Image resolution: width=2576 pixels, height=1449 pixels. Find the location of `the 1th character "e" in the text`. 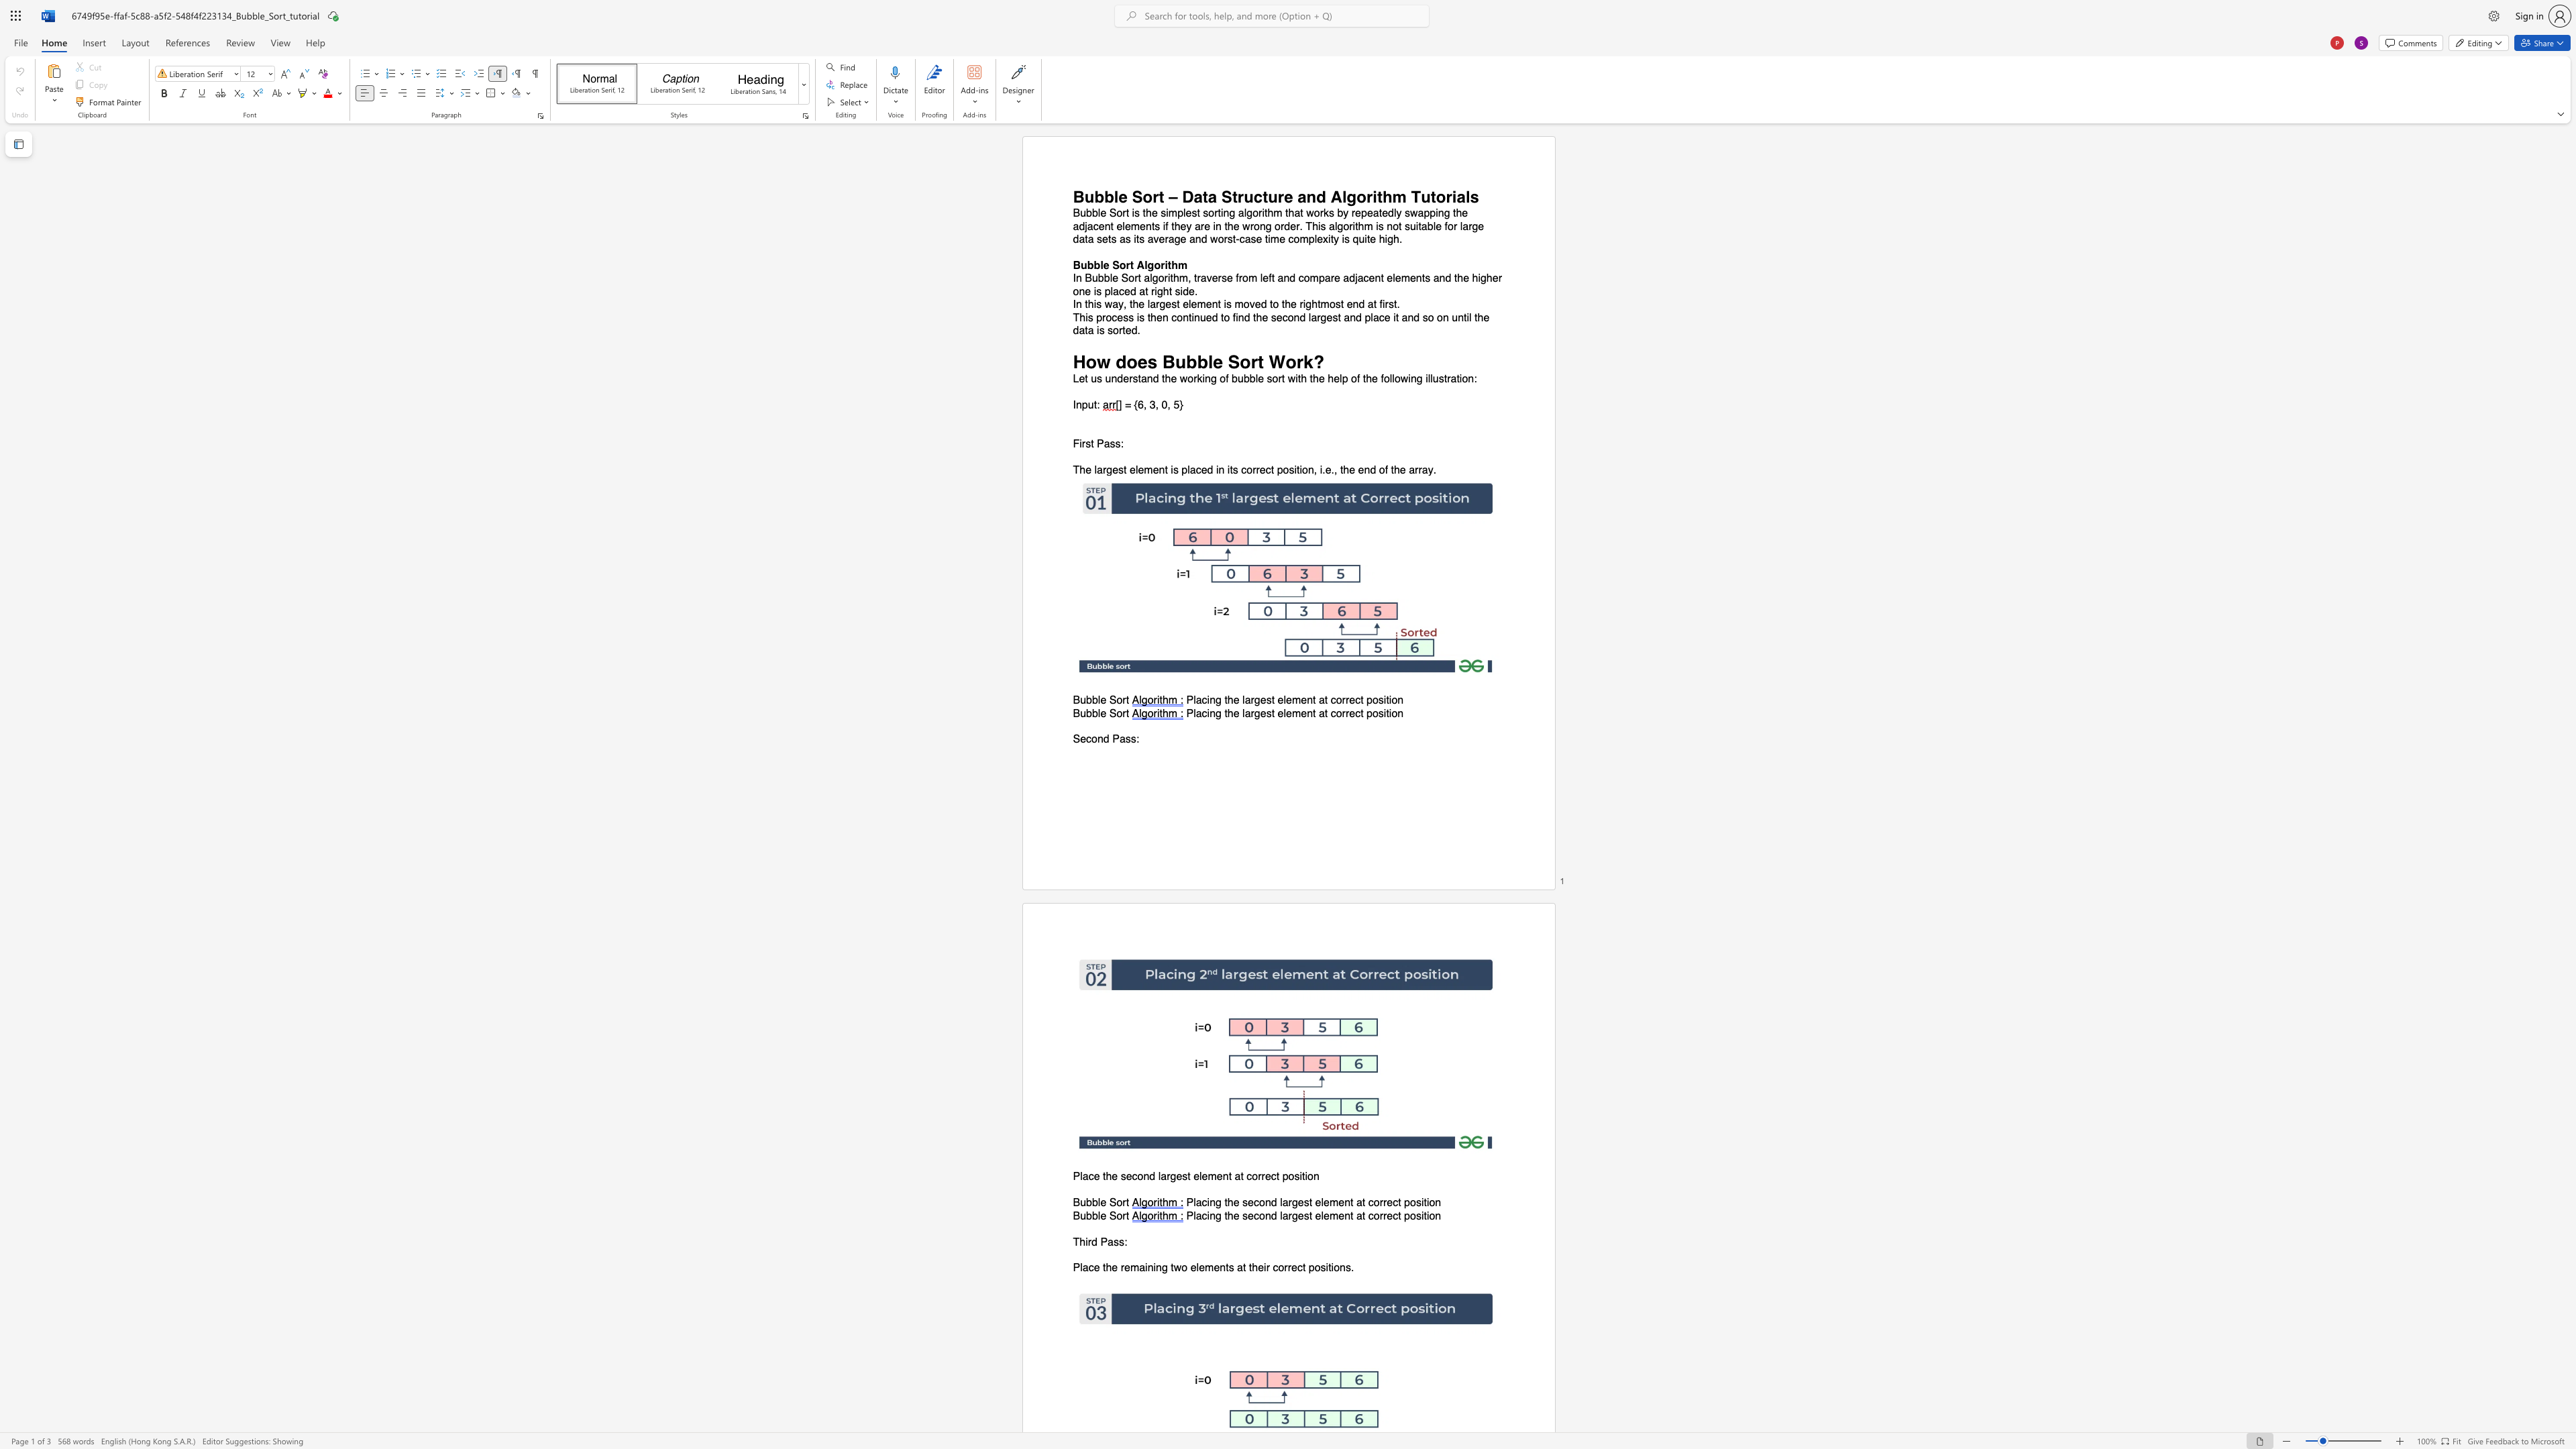

the 1th character "e" in the text is located at coordinates (1236, 712).